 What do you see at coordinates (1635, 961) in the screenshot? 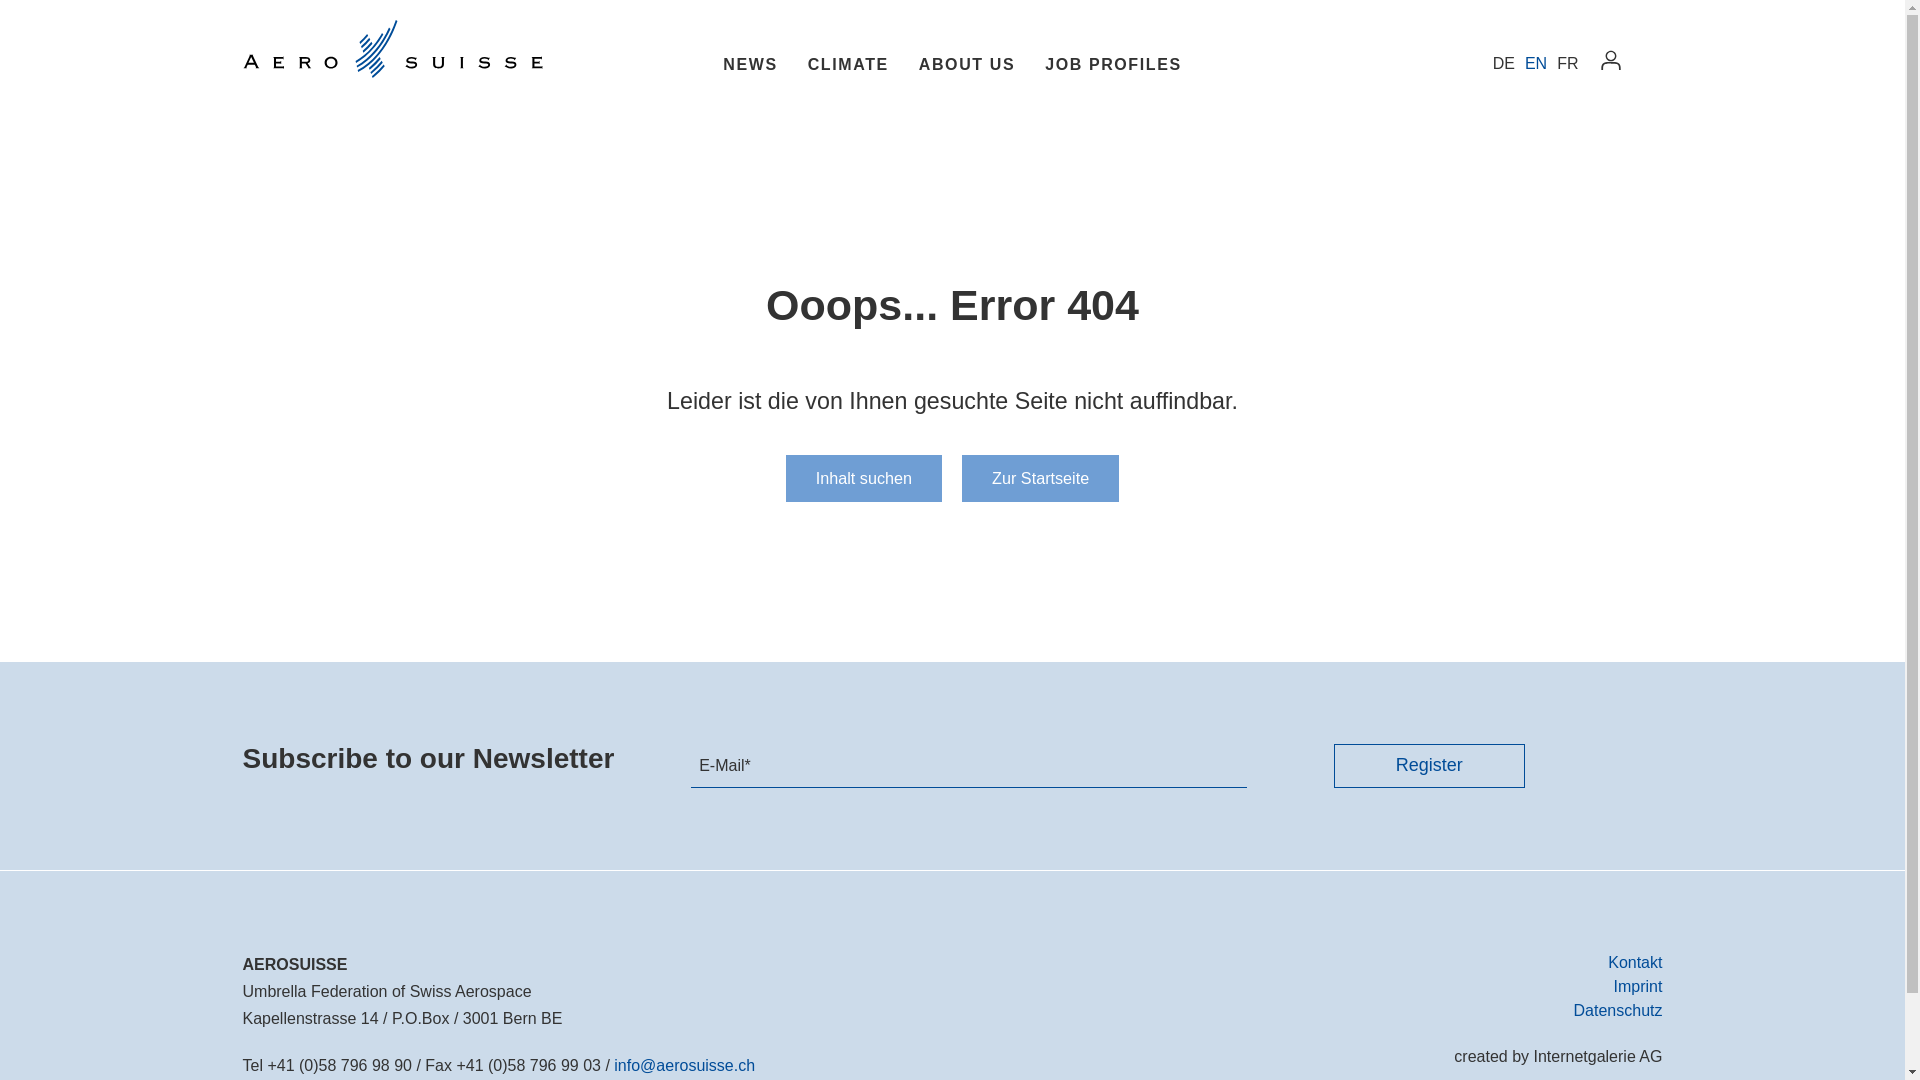
I see `'Kontakt'` at bounding box center [1635, 961].